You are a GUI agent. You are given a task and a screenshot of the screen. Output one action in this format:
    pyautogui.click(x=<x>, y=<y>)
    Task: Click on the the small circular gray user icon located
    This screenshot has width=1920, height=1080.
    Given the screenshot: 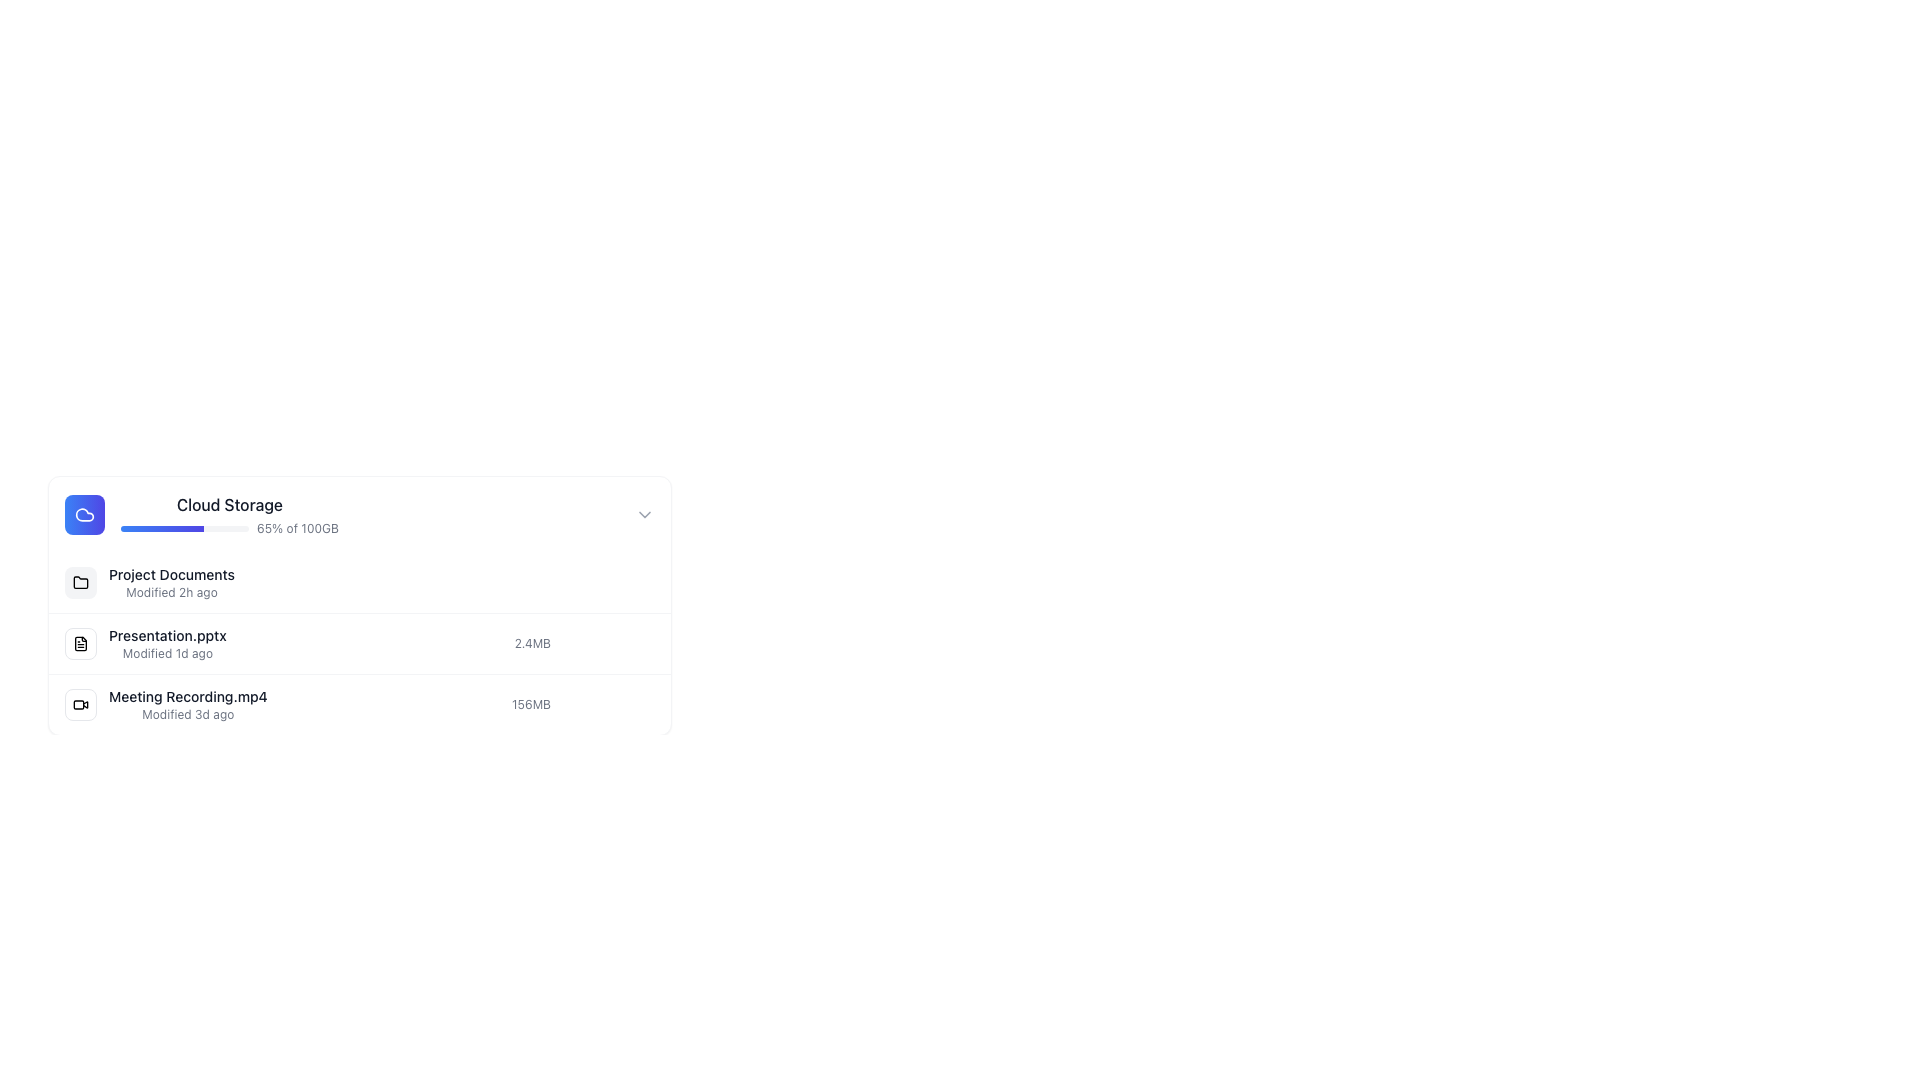 What is the action you would take?
    pyautogui.click(x=578, y=704)
    